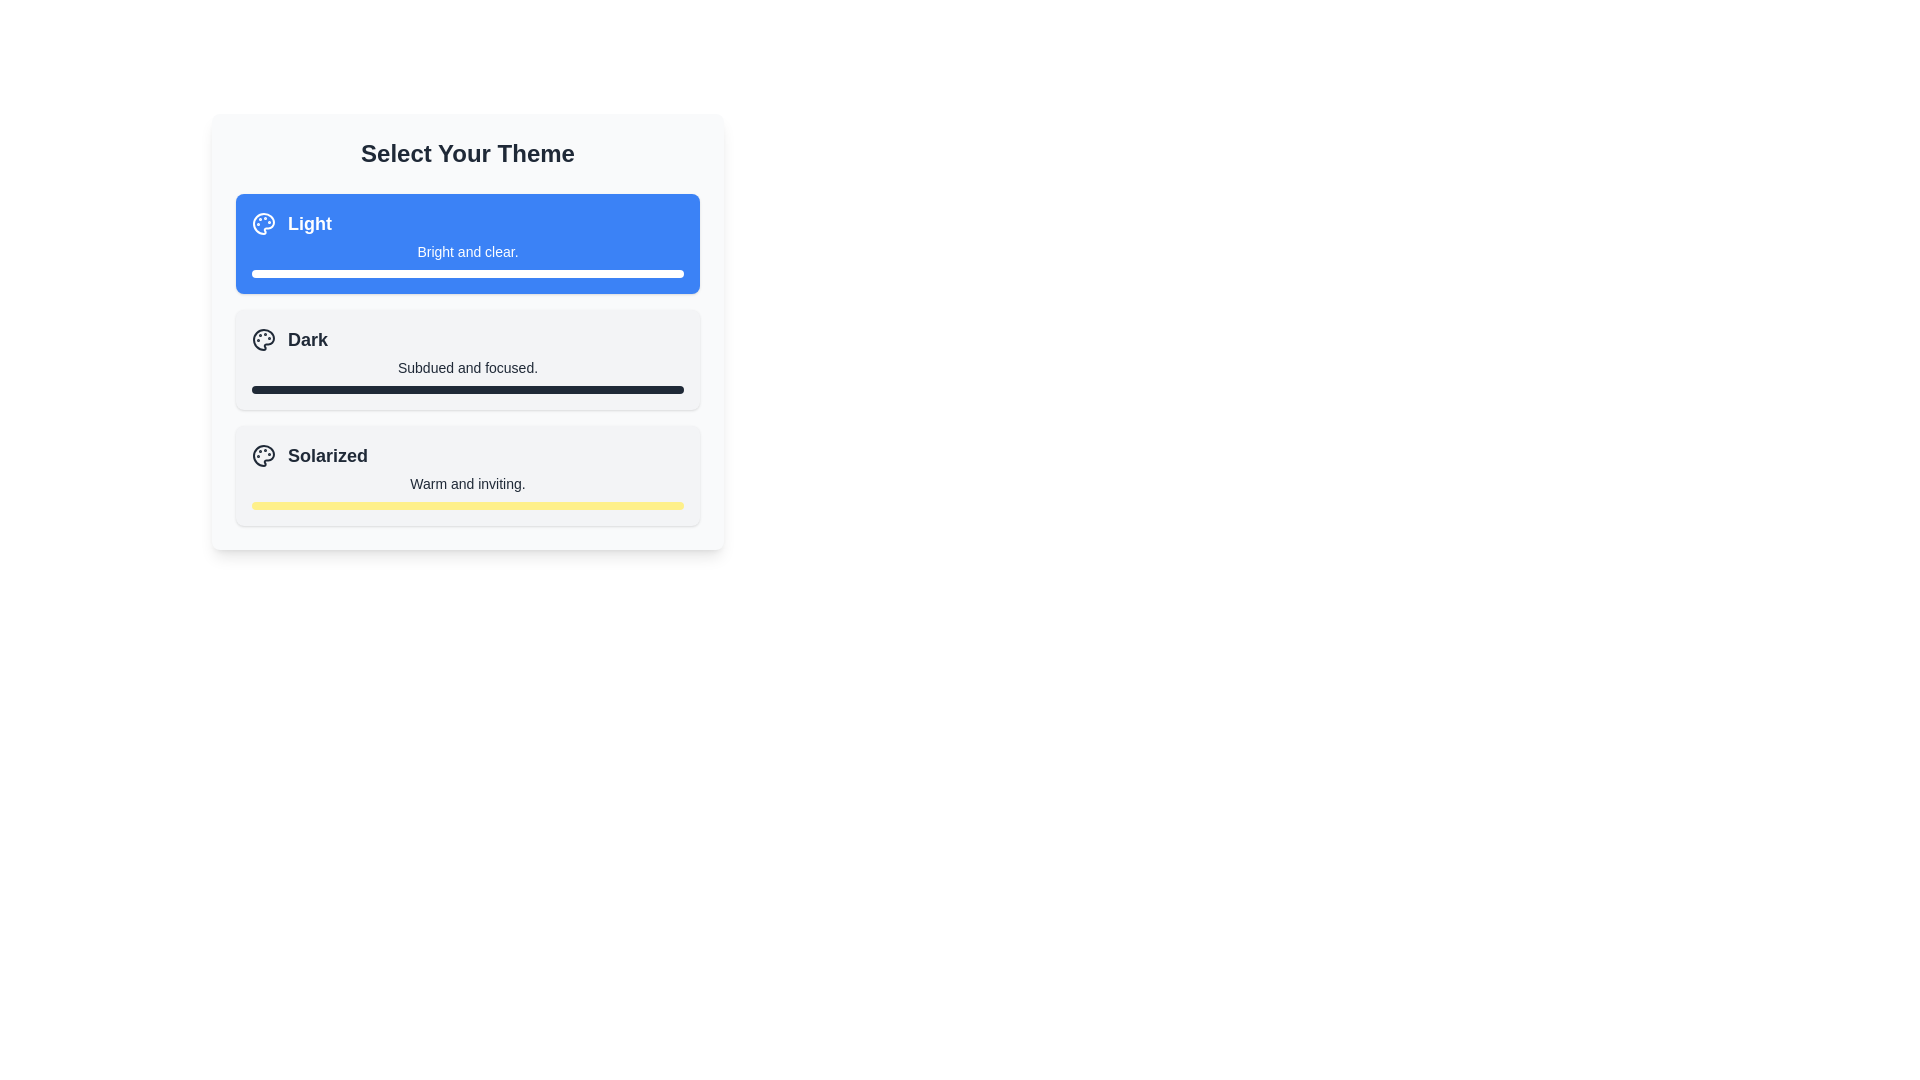  Describe the element at coordinates (466, 330) in the screenshot. I see `the 'Dark' selectable theme card` at that location.